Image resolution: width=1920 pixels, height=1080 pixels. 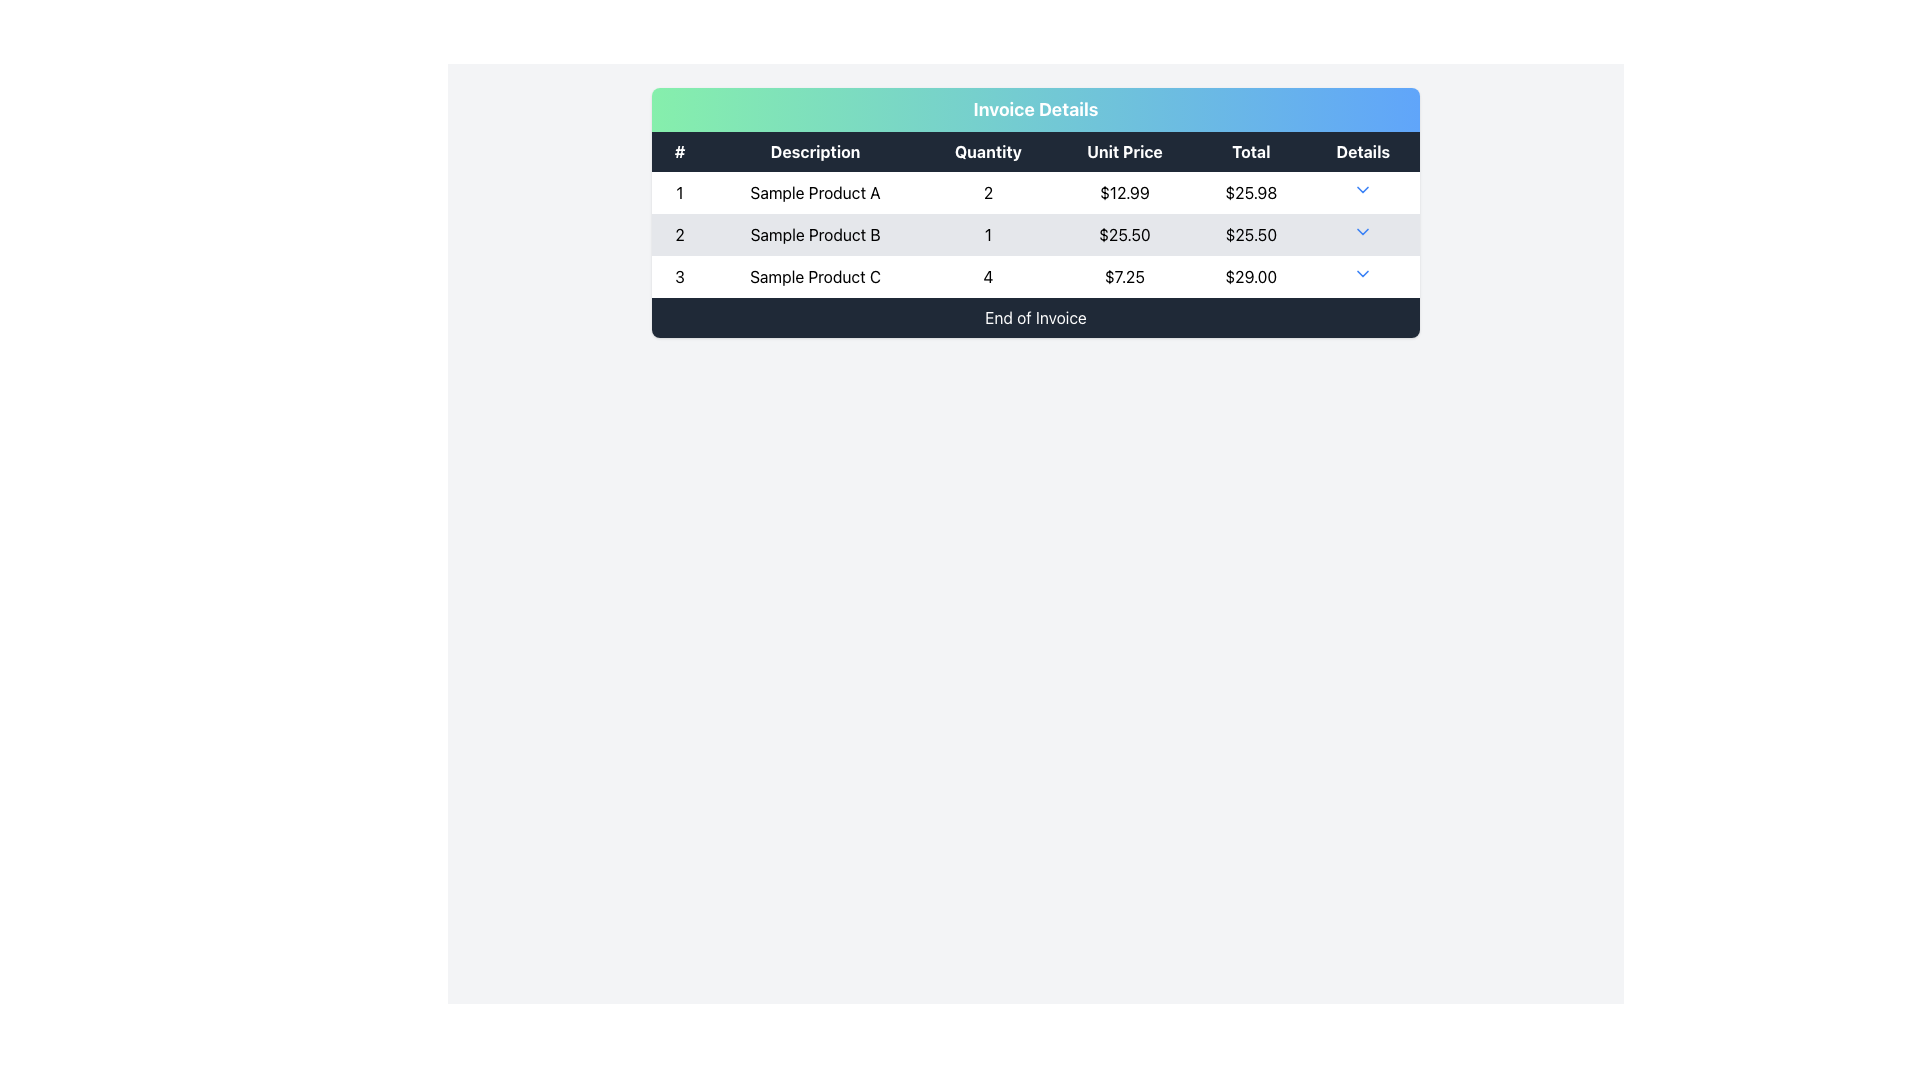 I want to click on the static text displaying the unit price for 'Sample Product C' in the third row of the table, so click(x=1124, y=277).